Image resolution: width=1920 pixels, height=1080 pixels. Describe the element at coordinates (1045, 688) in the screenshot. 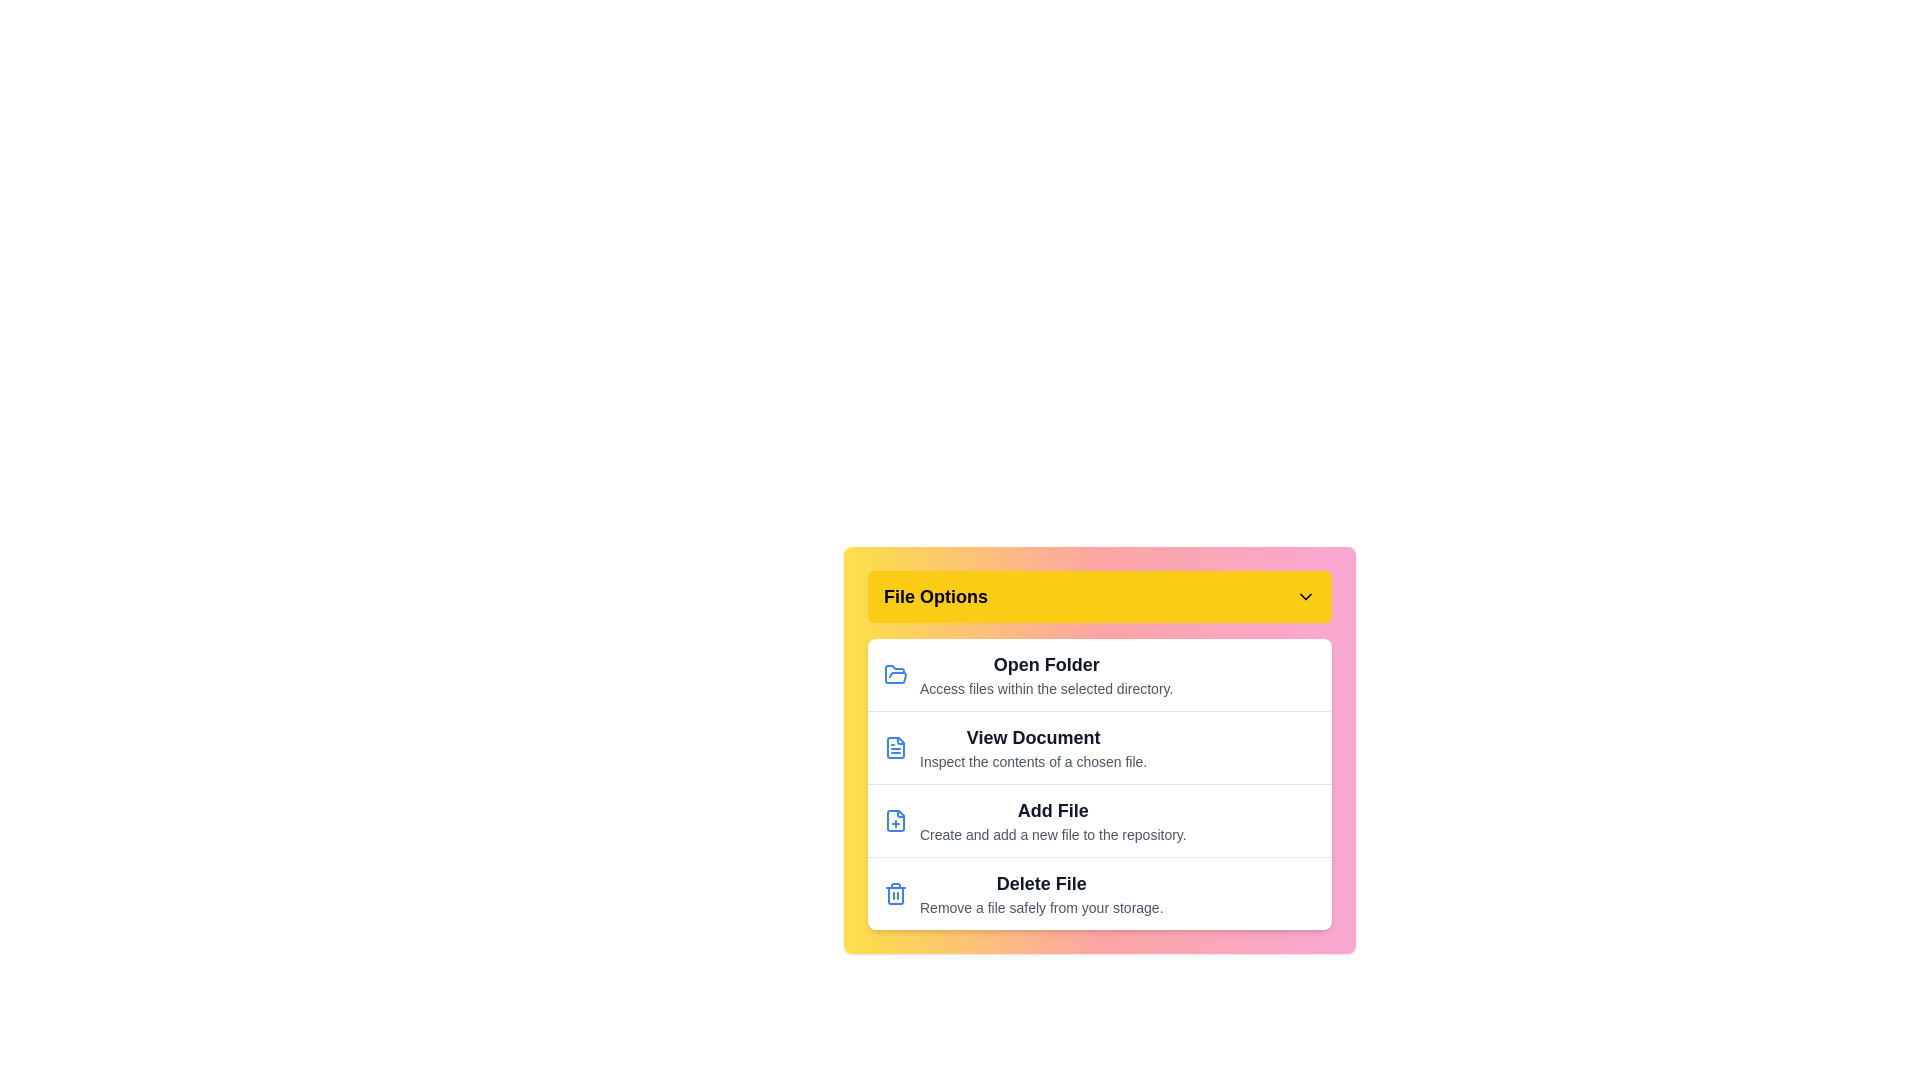

I see `the text label reading 'Access files within the selected directory.' located within the 'File Options' dropdown panel, below the 'Open Folder' text element` at that location.